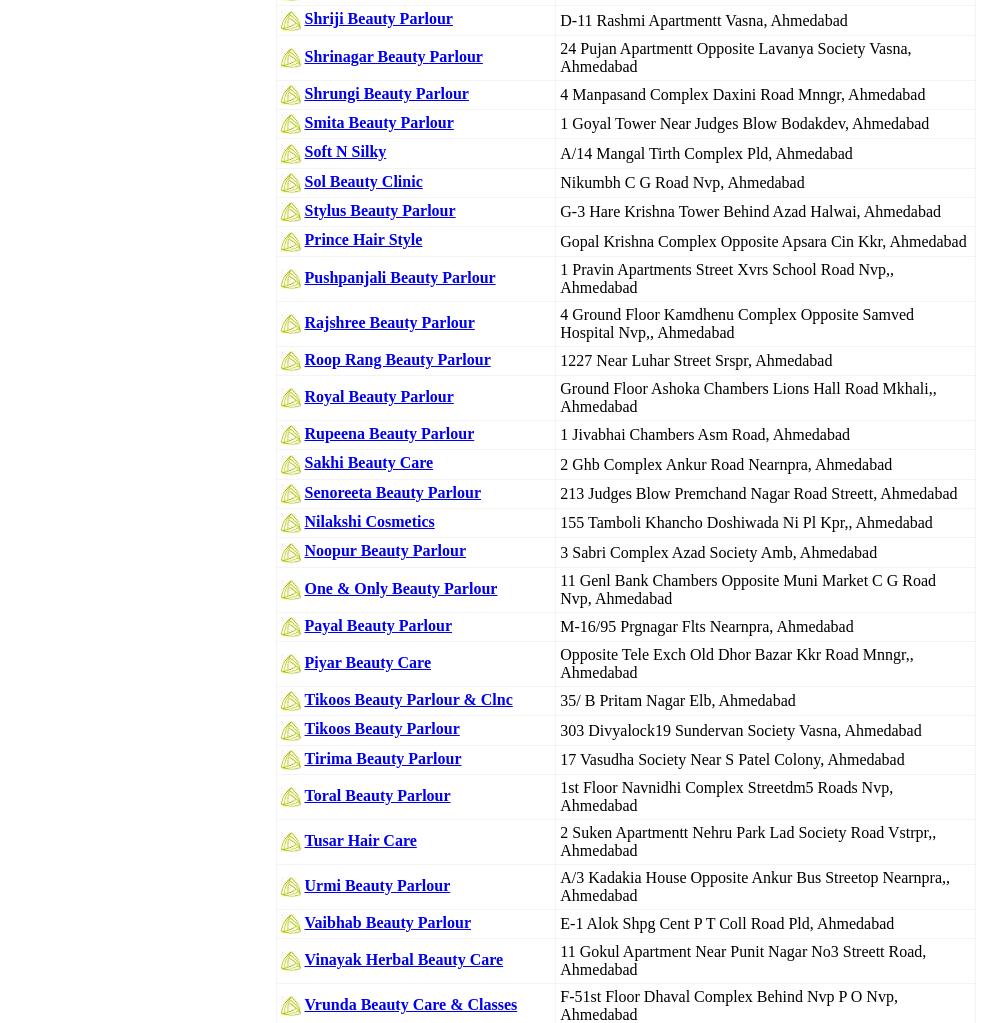  What do you see at coordinates (381, 728) in the screenshot?
I see `'Tikoos Beauty Parlour'` at bounding box center [381, 728].